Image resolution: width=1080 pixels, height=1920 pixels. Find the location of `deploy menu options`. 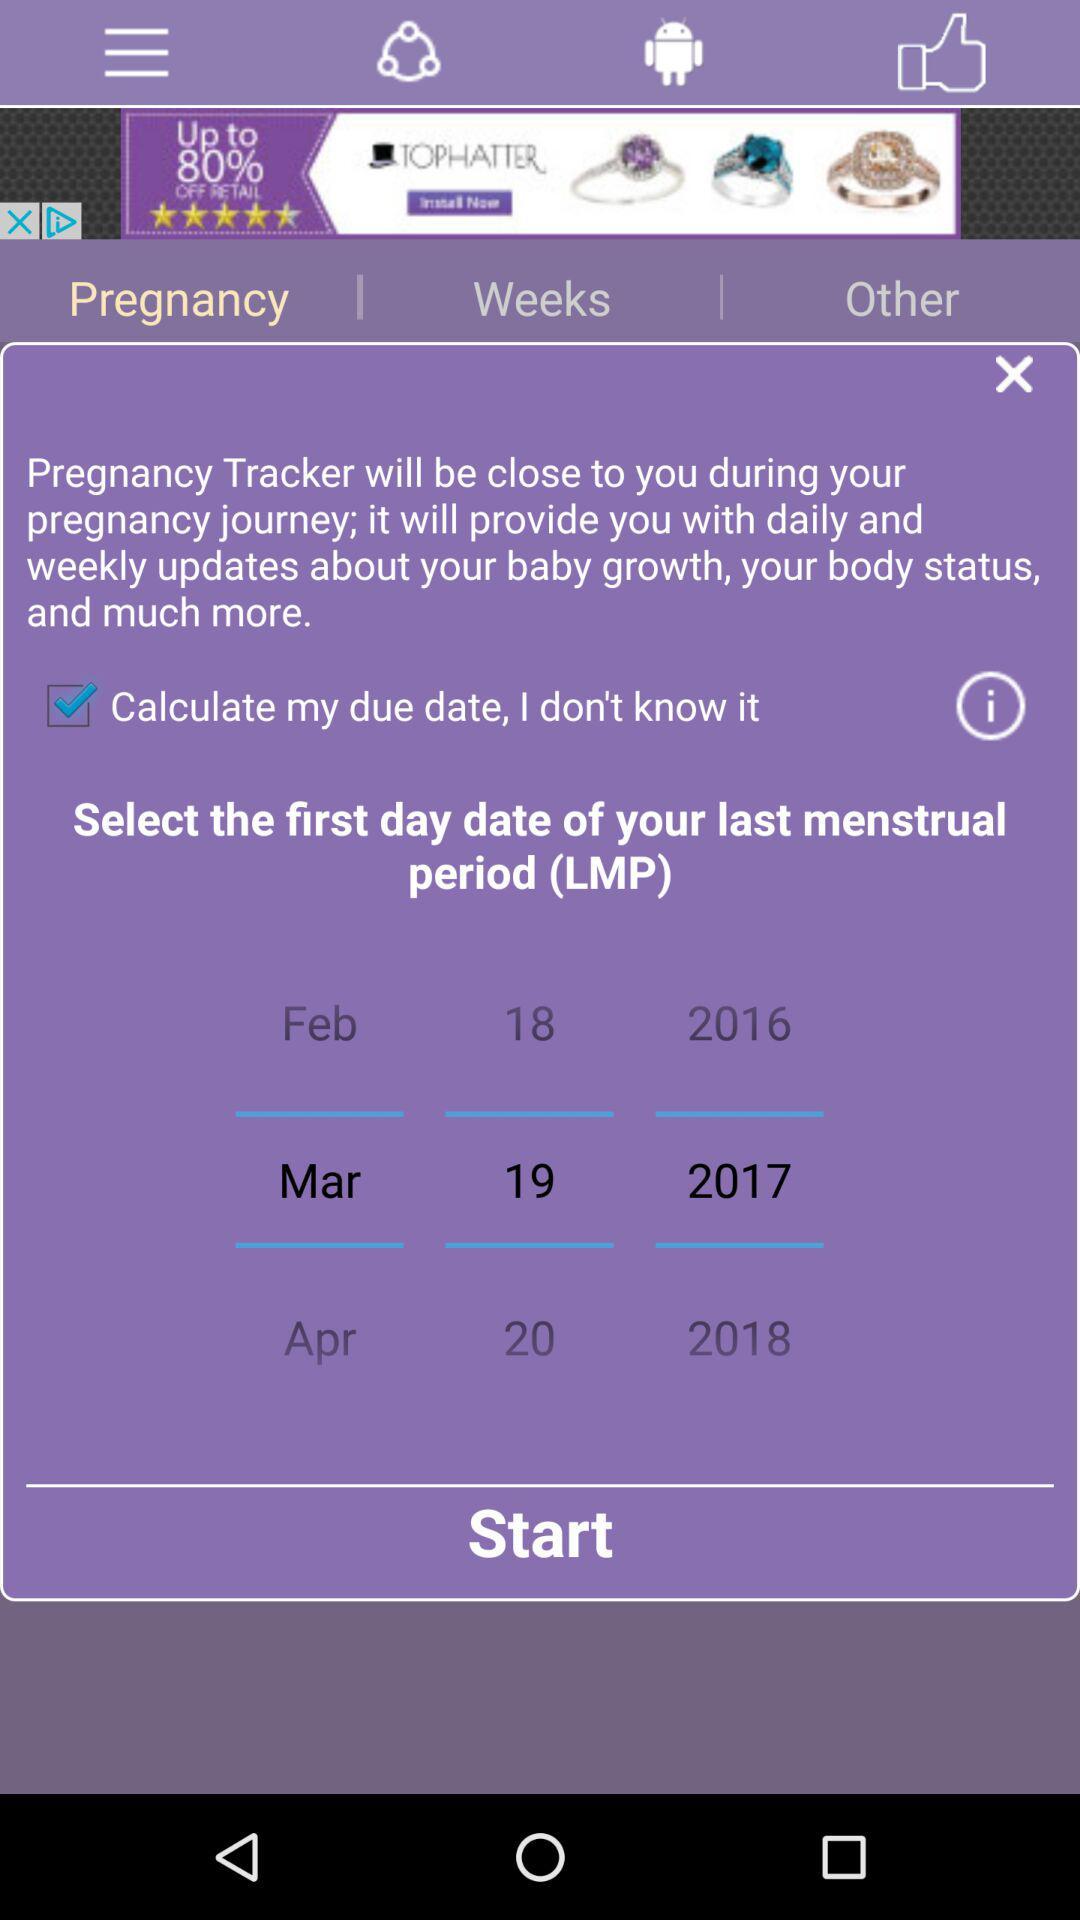

deploy menu options is located at coordinates (135, 52).